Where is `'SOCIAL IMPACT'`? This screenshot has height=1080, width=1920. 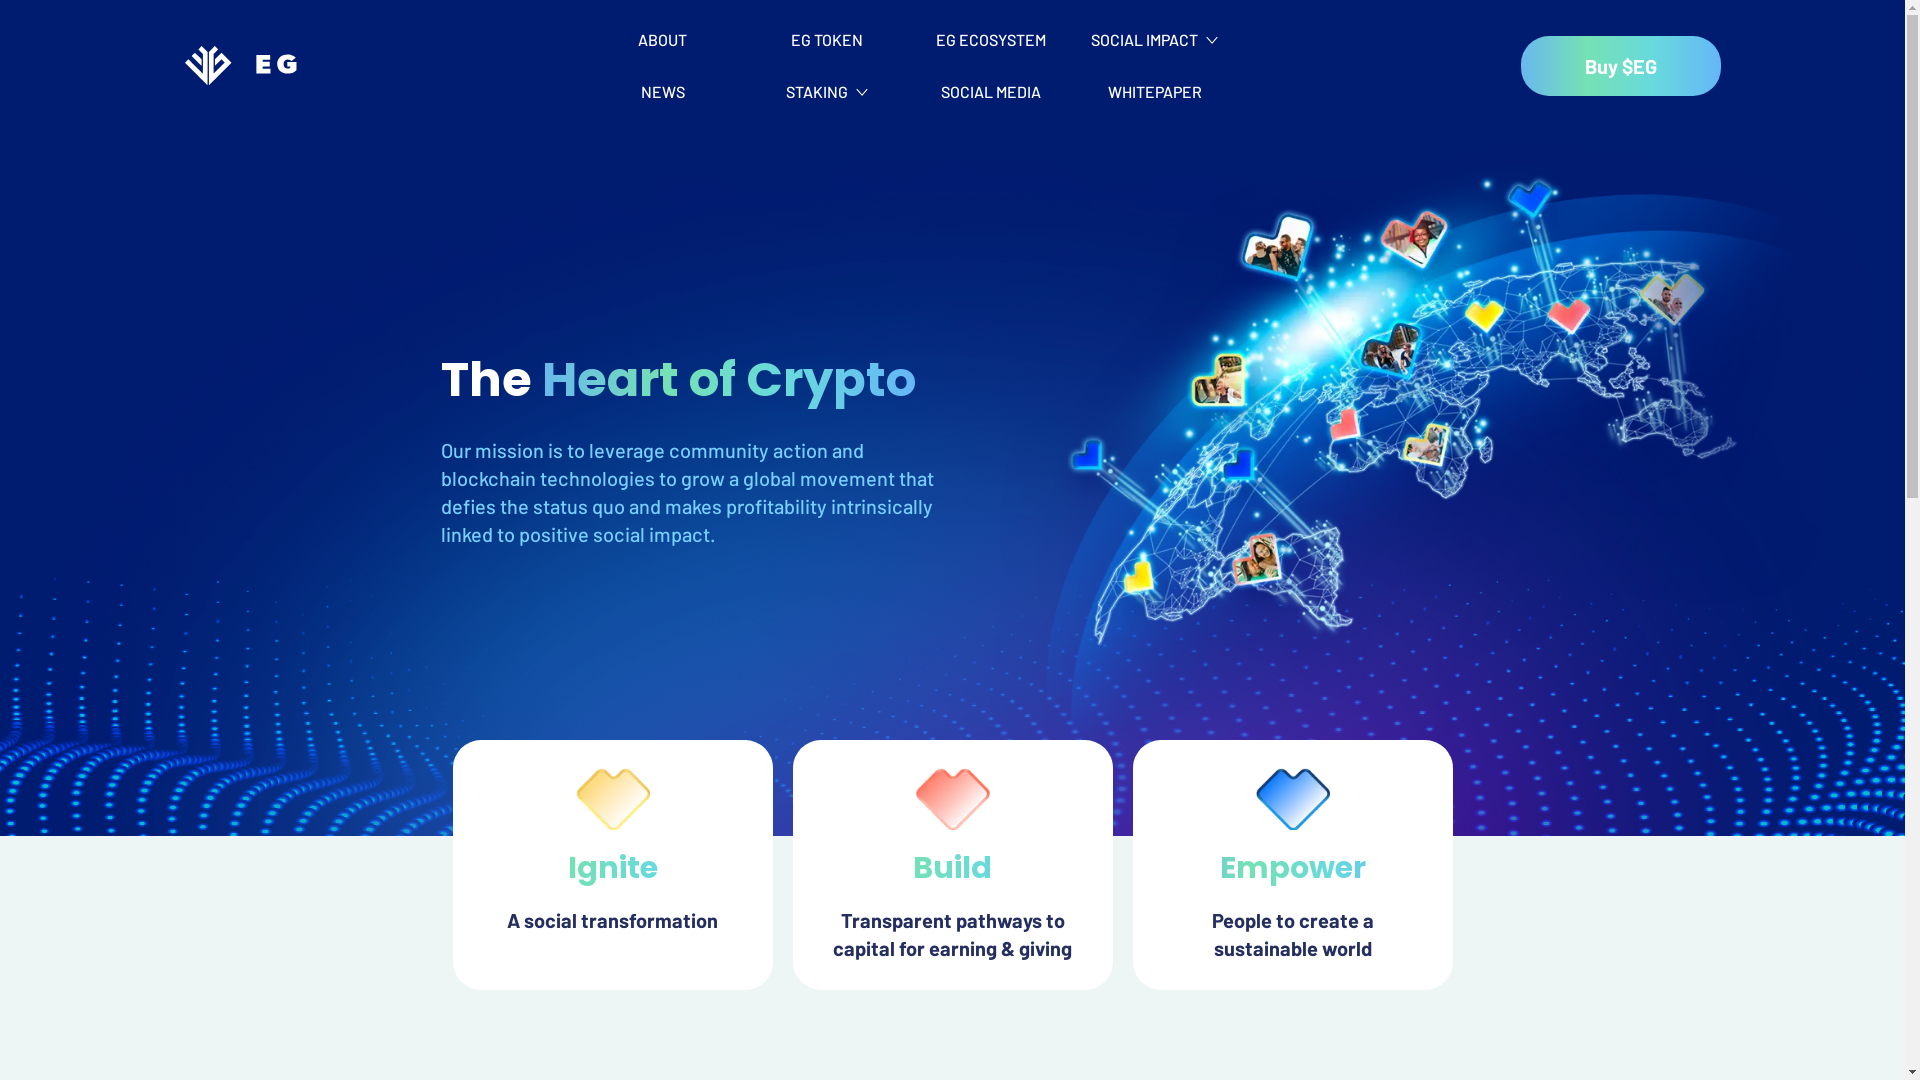 'SOCIAL IMPACT' is located at coordinates (1153, 39).